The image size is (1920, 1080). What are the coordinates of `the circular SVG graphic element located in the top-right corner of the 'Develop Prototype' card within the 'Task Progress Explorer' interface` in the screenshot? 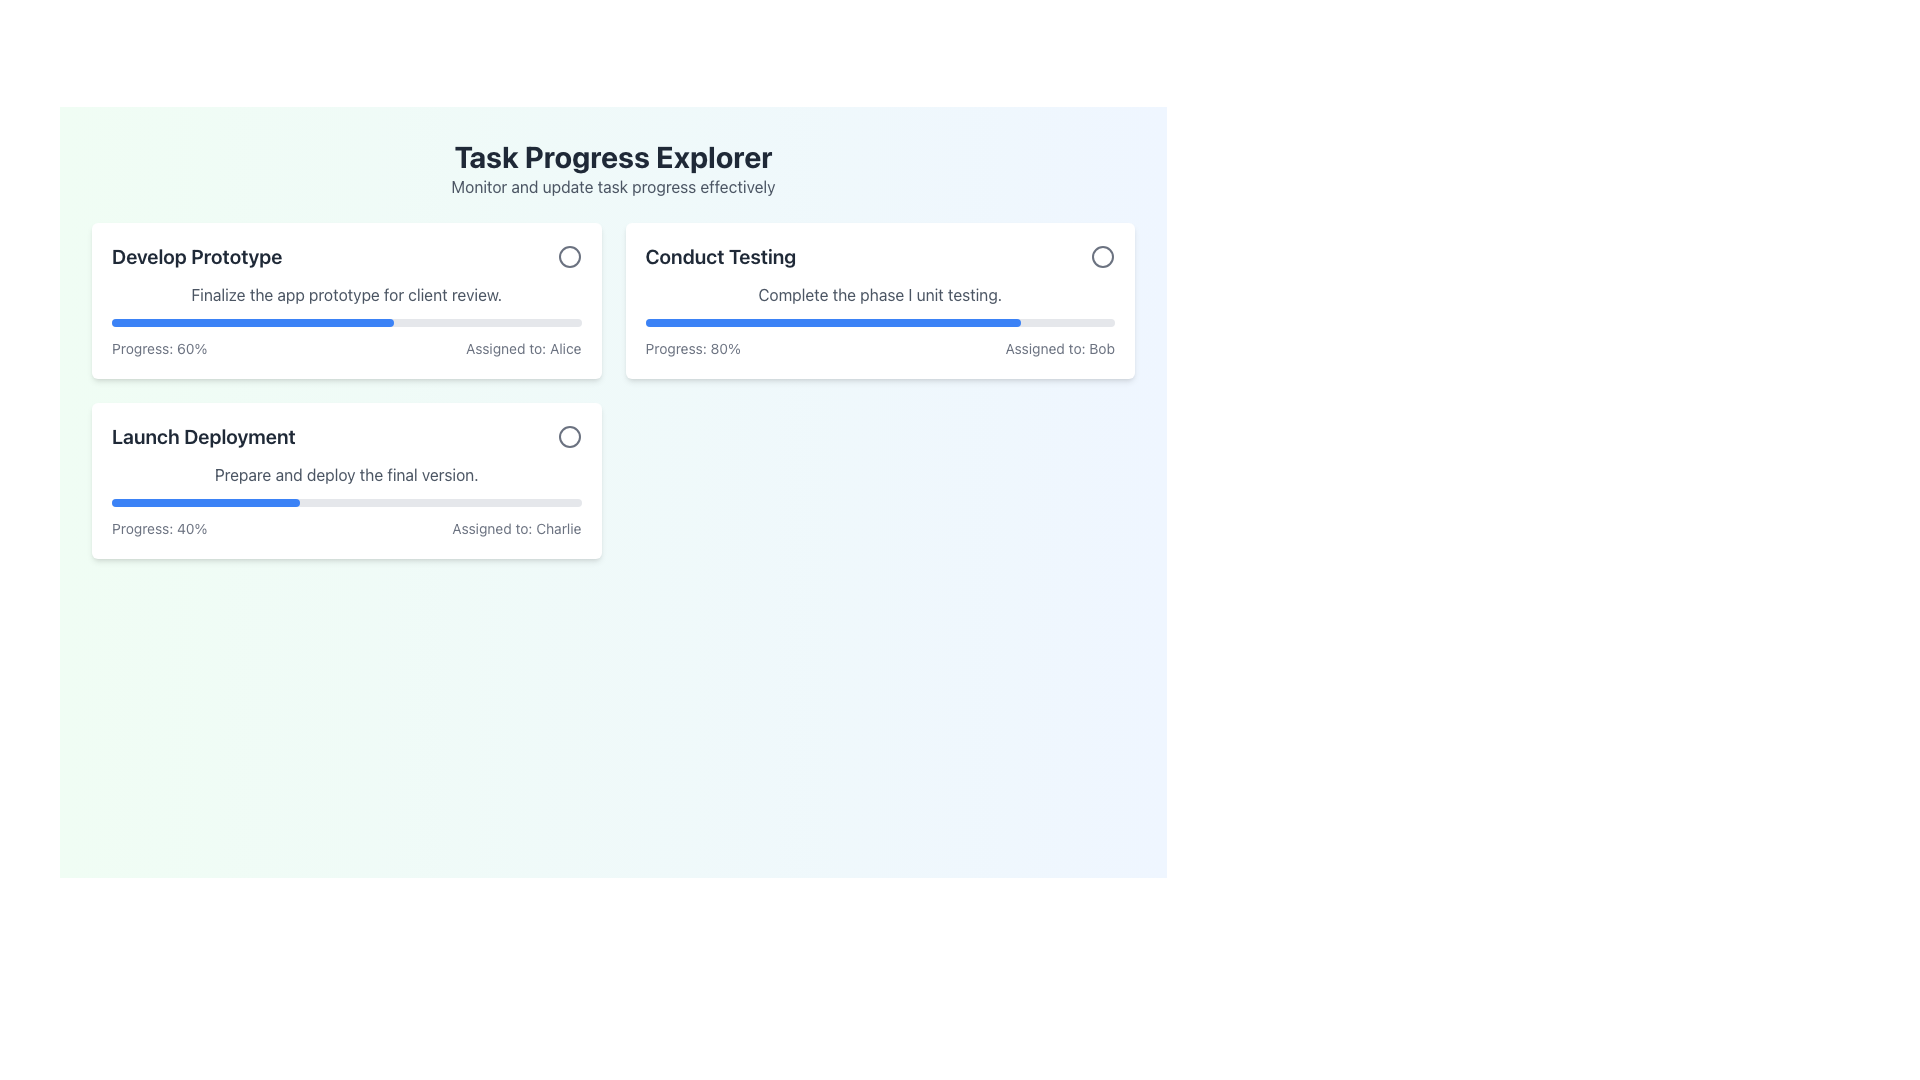 It's located at (568, 256).